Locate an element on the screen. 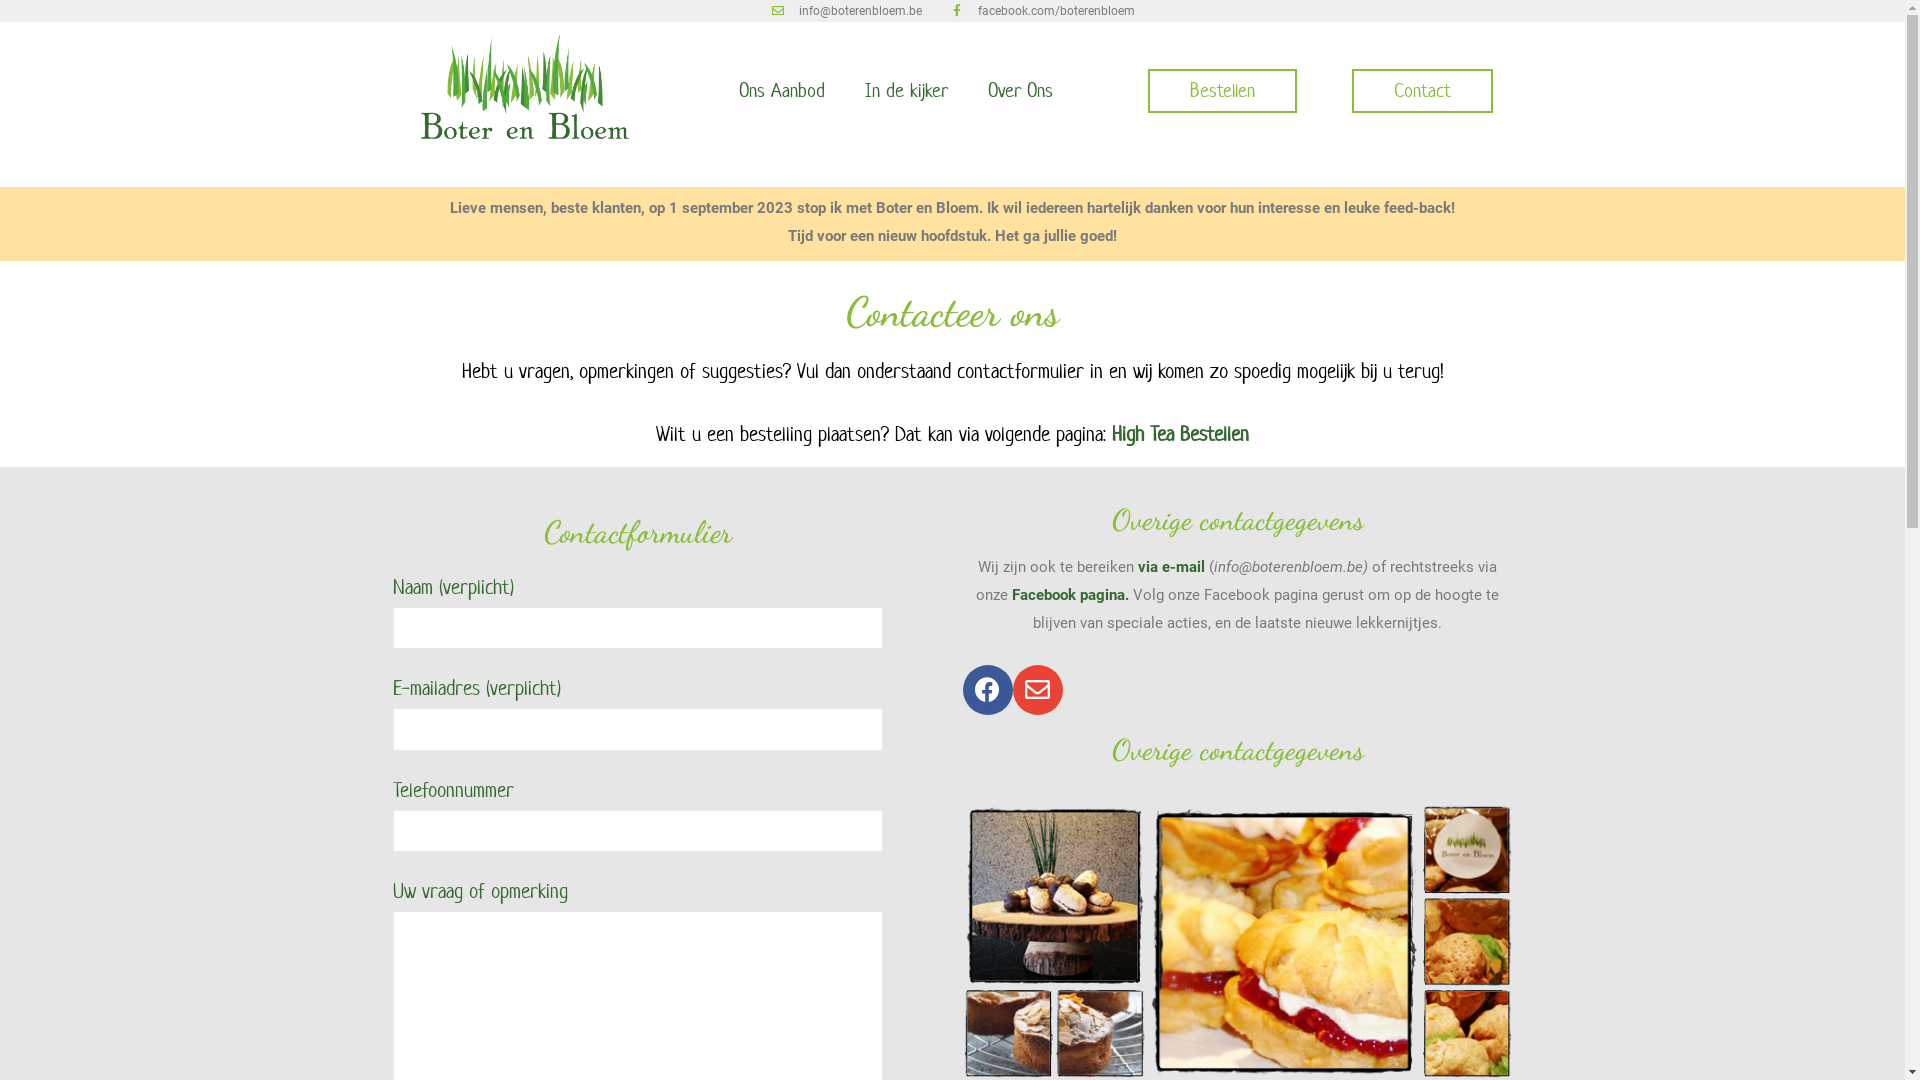 The width and height of the screenshot is (1920, 1080). 'In de kijker' is located at coordinates (904, 91).